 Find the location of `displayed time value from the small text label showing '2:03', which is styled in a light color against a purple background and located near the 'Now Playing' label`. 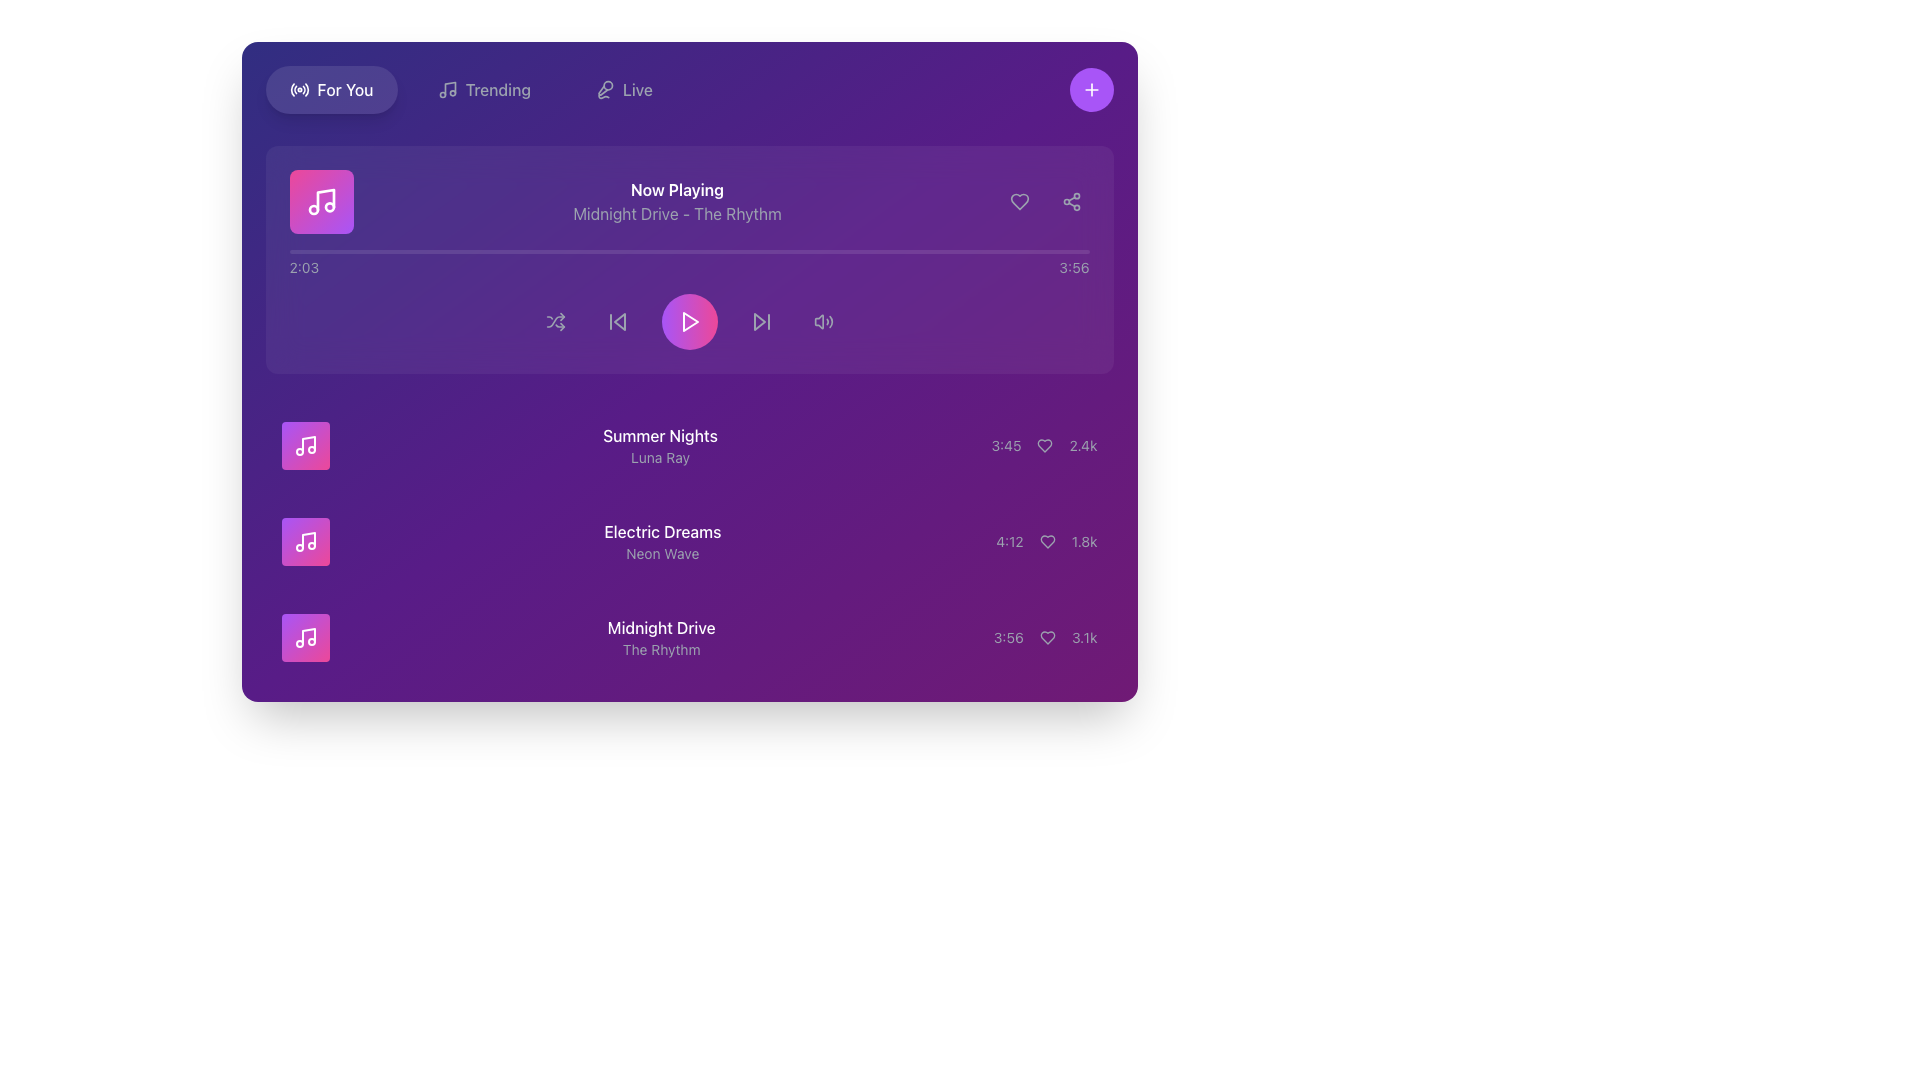

displayed time value from the small text label showing '2:03', which is styled in a light color against a purple background and located near the 'Now Playing' label is located at coordinates (303, 266).